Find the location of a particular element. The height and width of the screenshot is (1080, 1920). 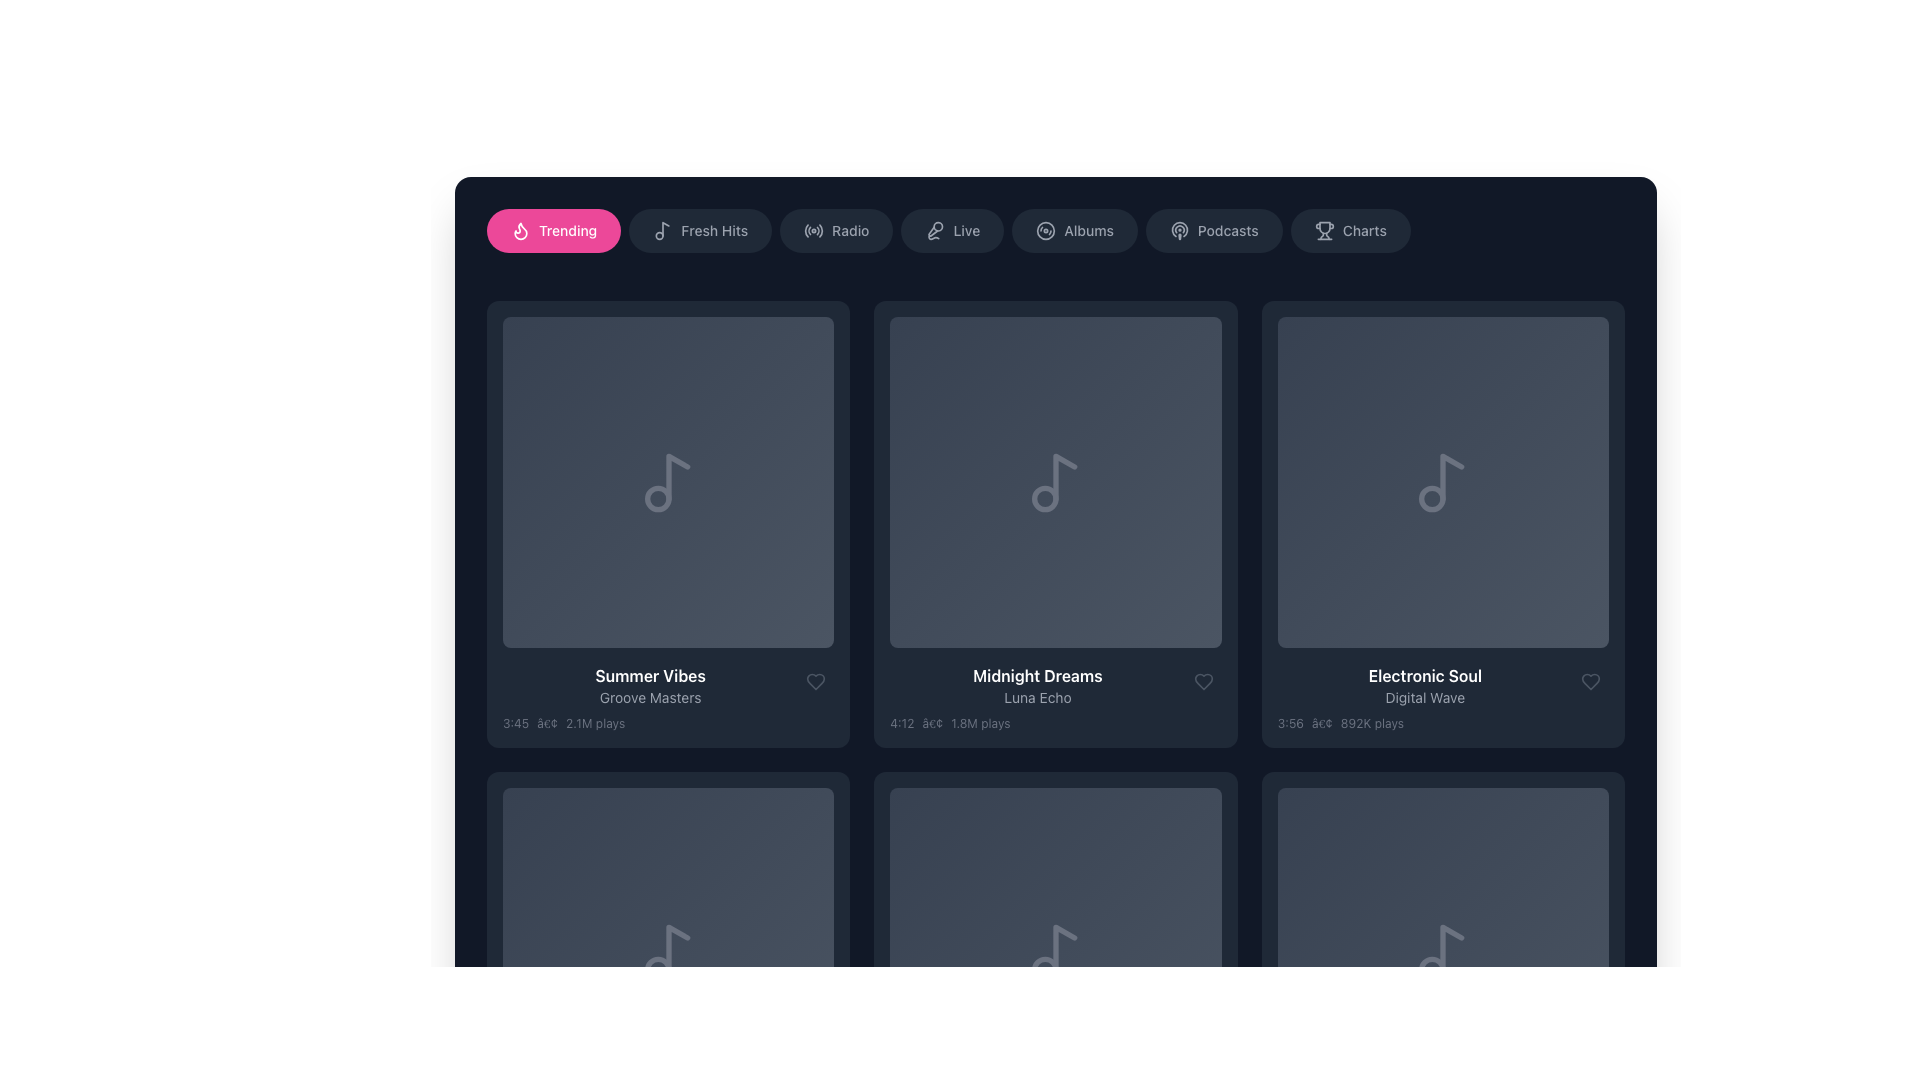

text label displaying 'Luna Echo', which is positioned below the title 'Midnight Dreams' and is horizontally centered is located at coordinates (1037, 697).